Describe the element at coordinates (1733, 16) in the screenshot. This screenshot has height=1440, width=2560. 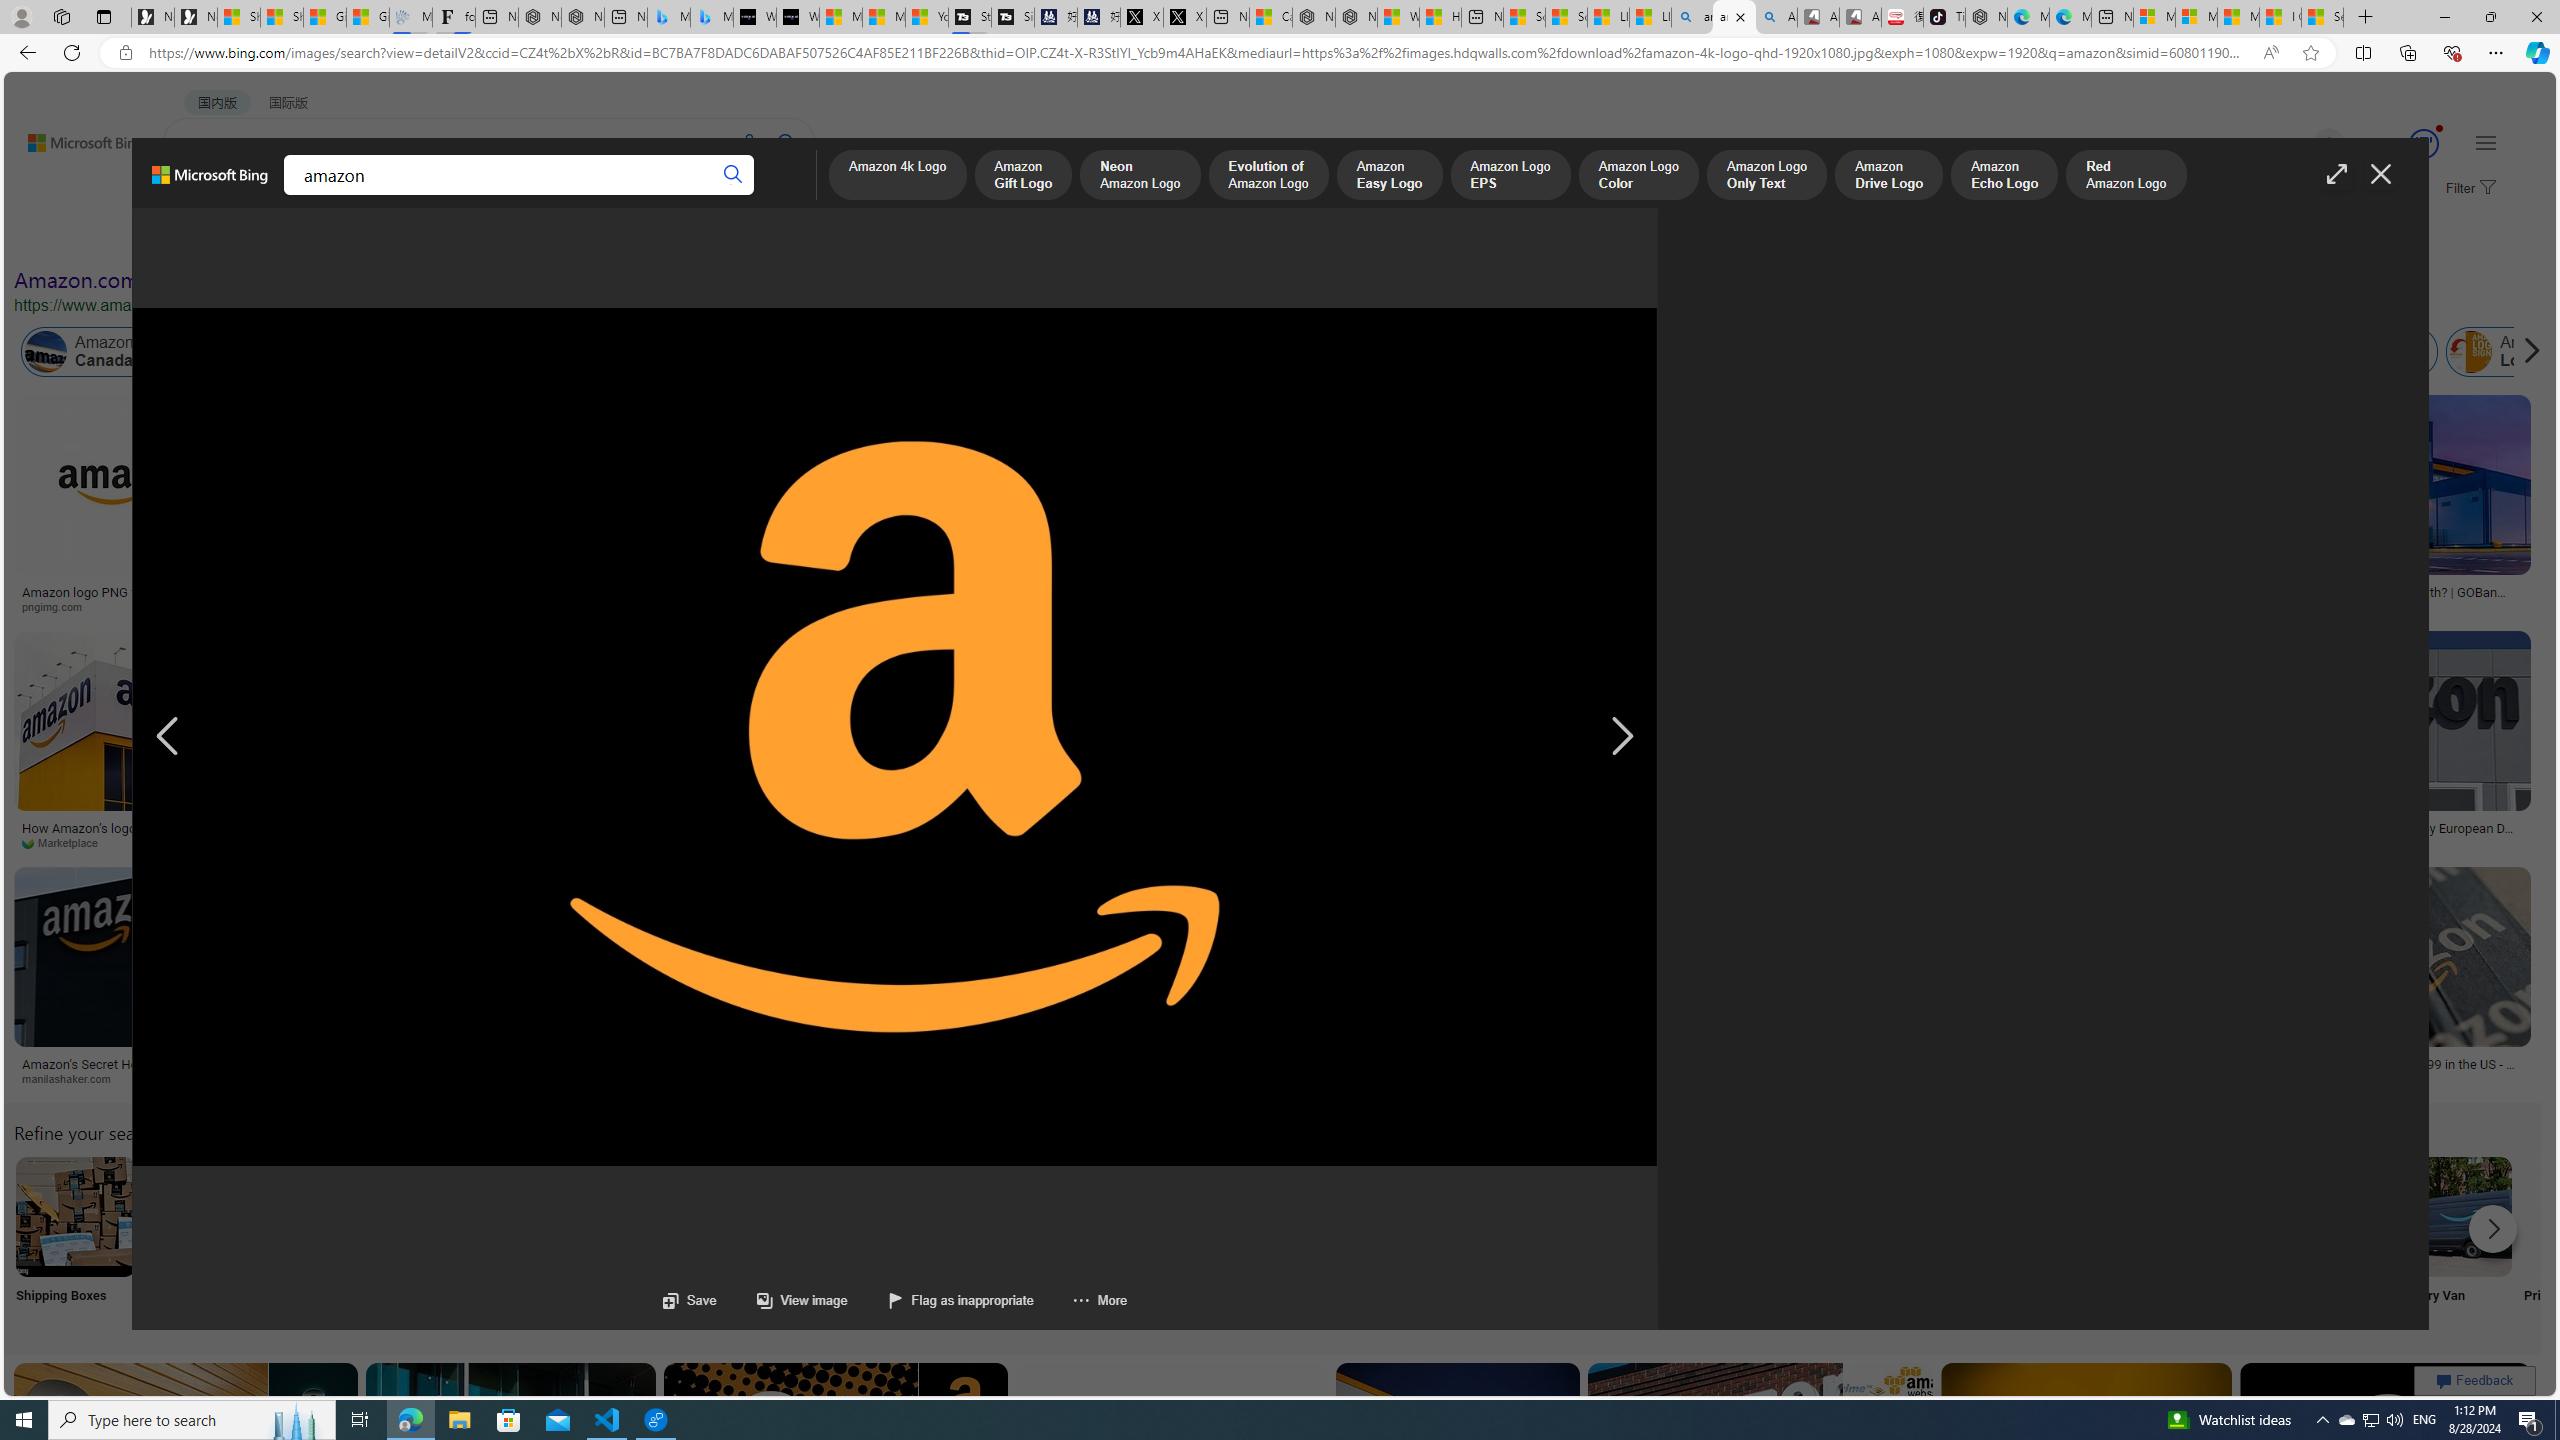
I see `'amazon - Search Images'` at that location.